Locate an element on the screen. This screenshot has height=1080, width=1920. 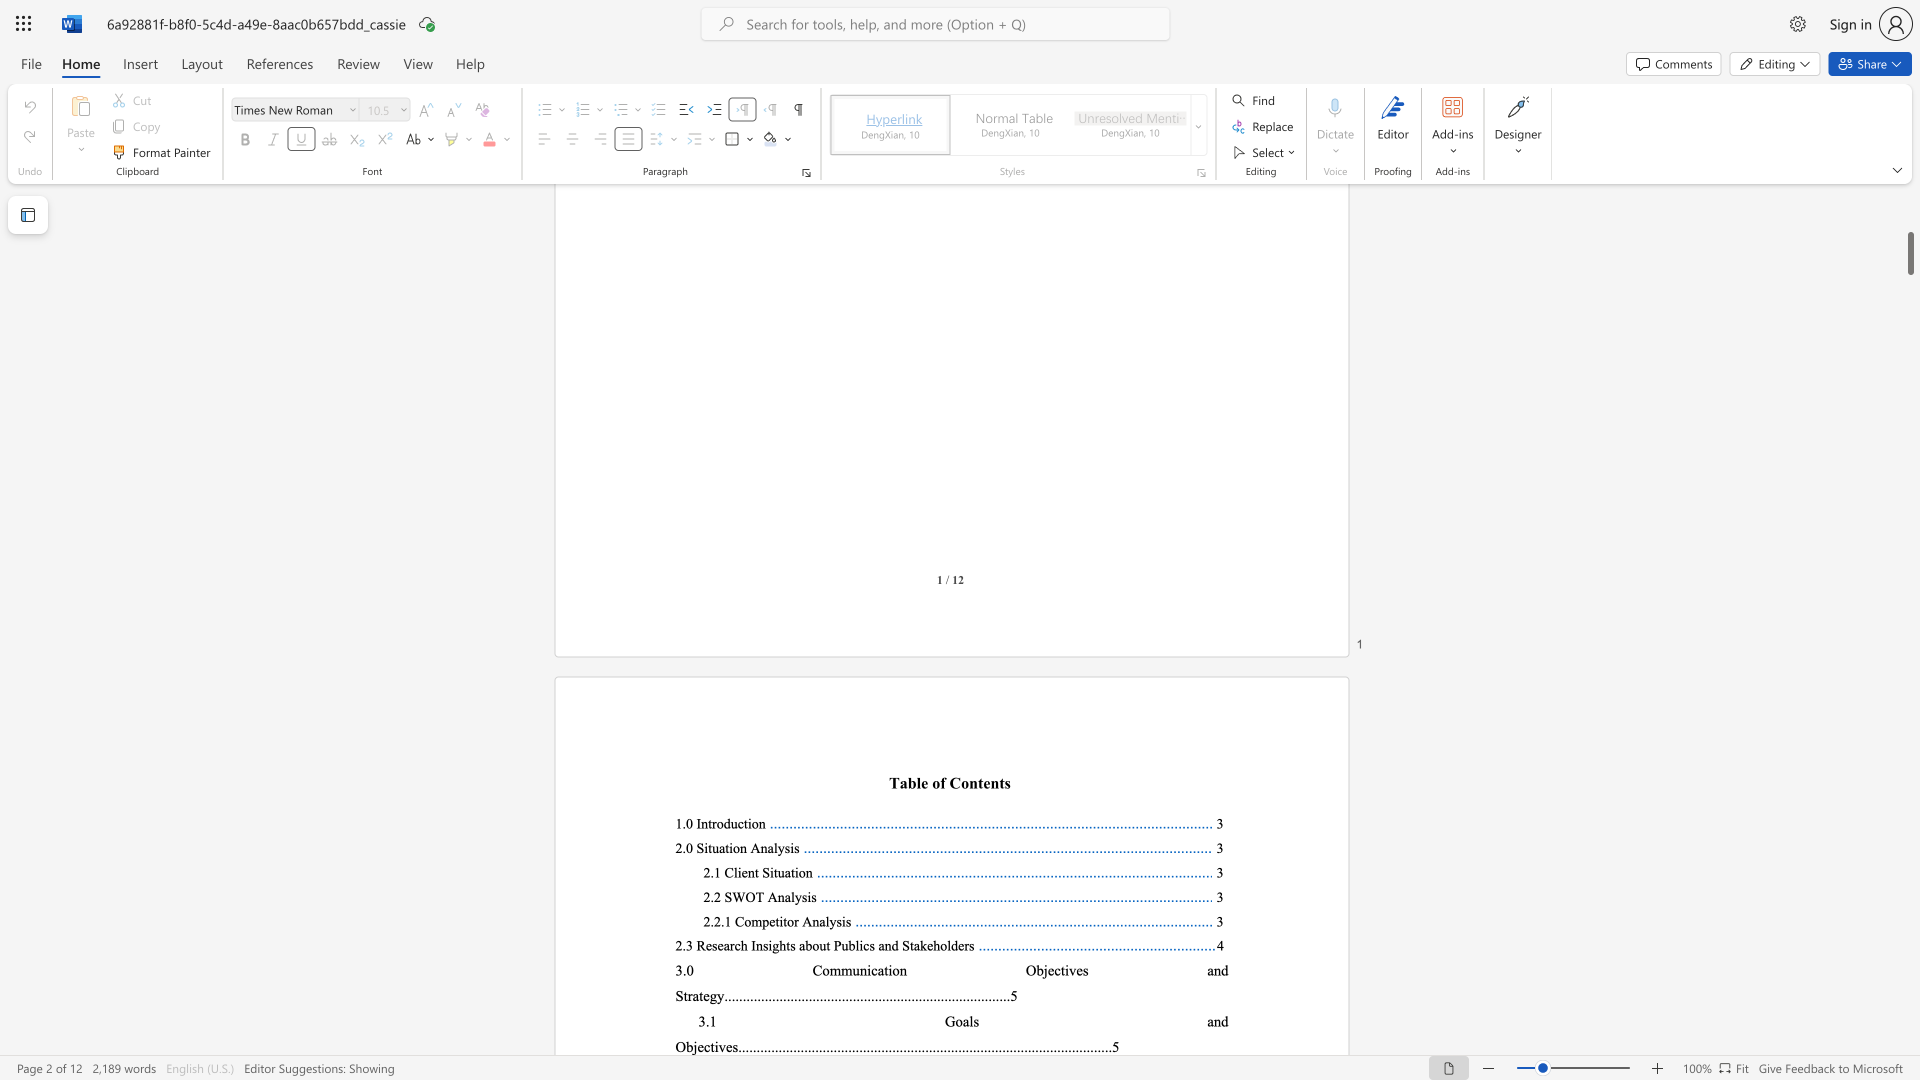
the 54th character "." in the text is located at coordinates (933, 1045).